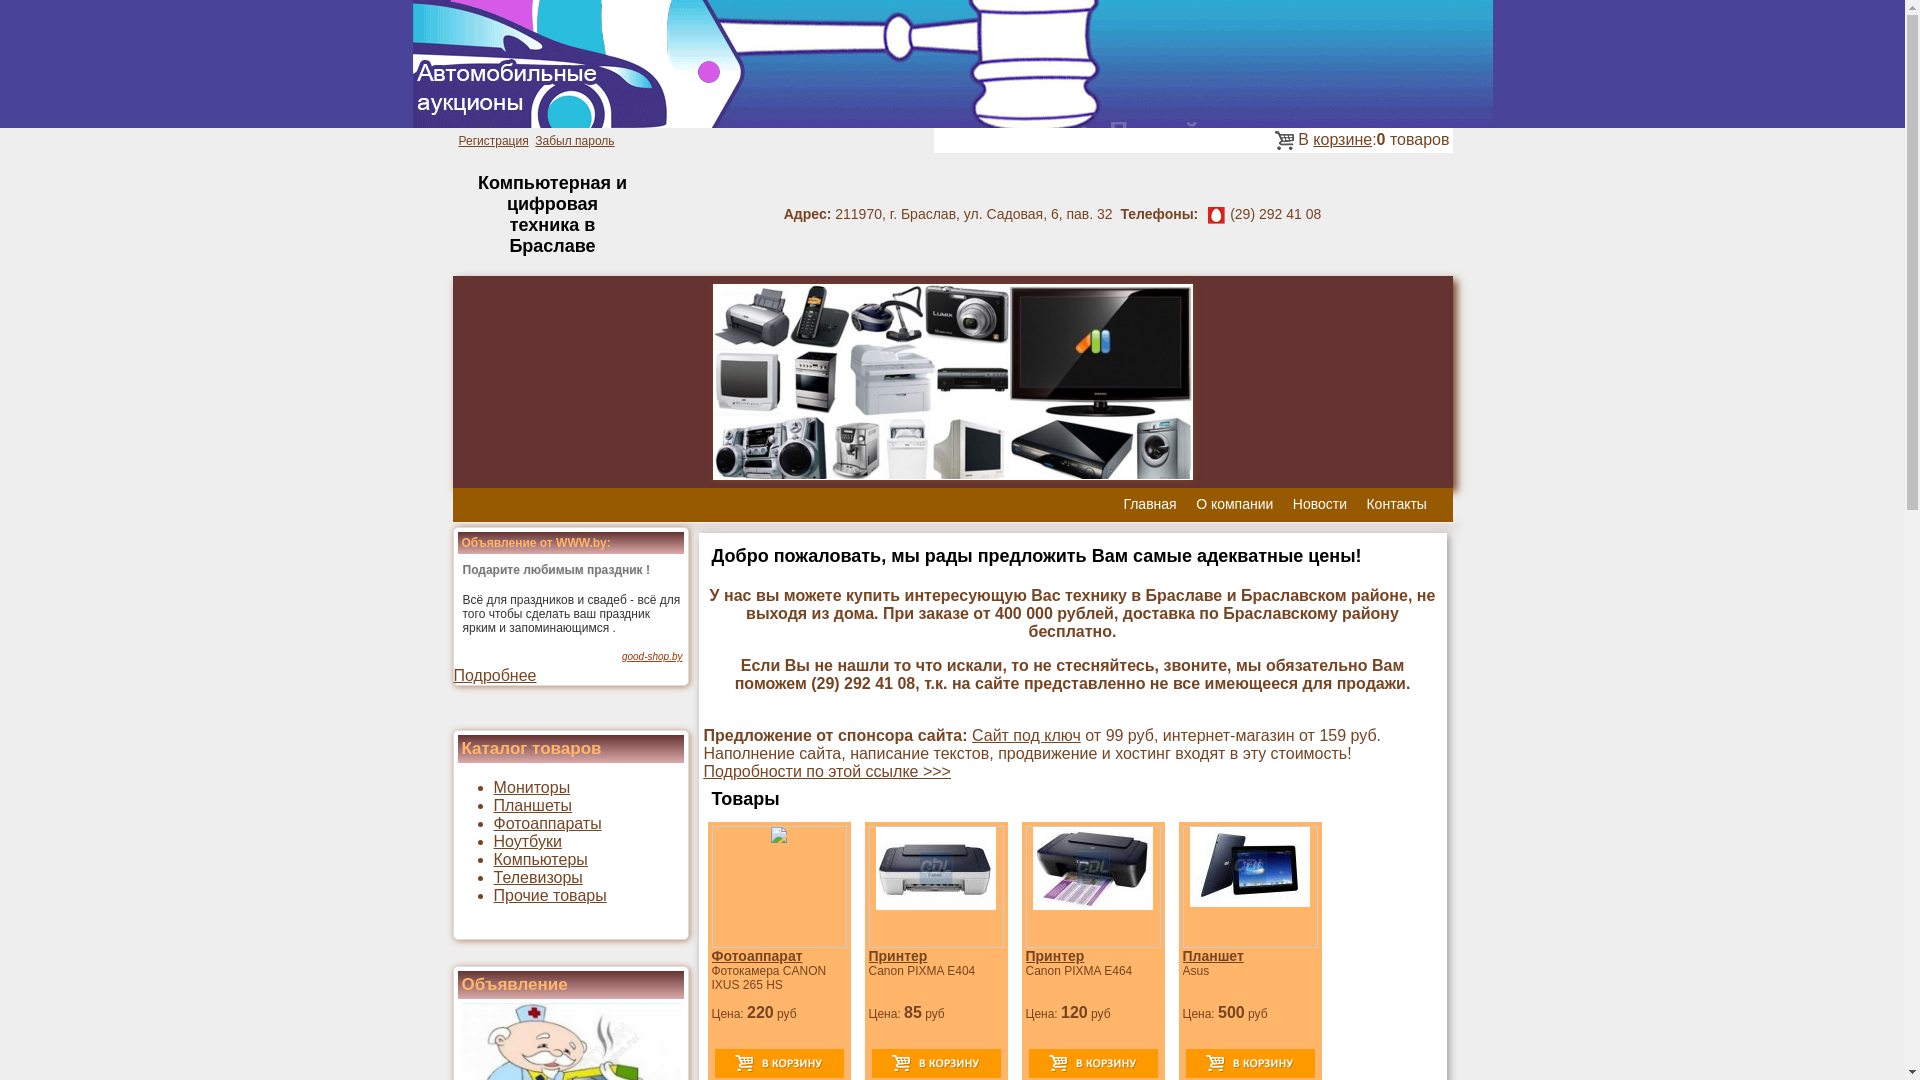  Describe the element at coordinates (621, 656) in the screenshot. I see `'good-shop.by'` at that location.